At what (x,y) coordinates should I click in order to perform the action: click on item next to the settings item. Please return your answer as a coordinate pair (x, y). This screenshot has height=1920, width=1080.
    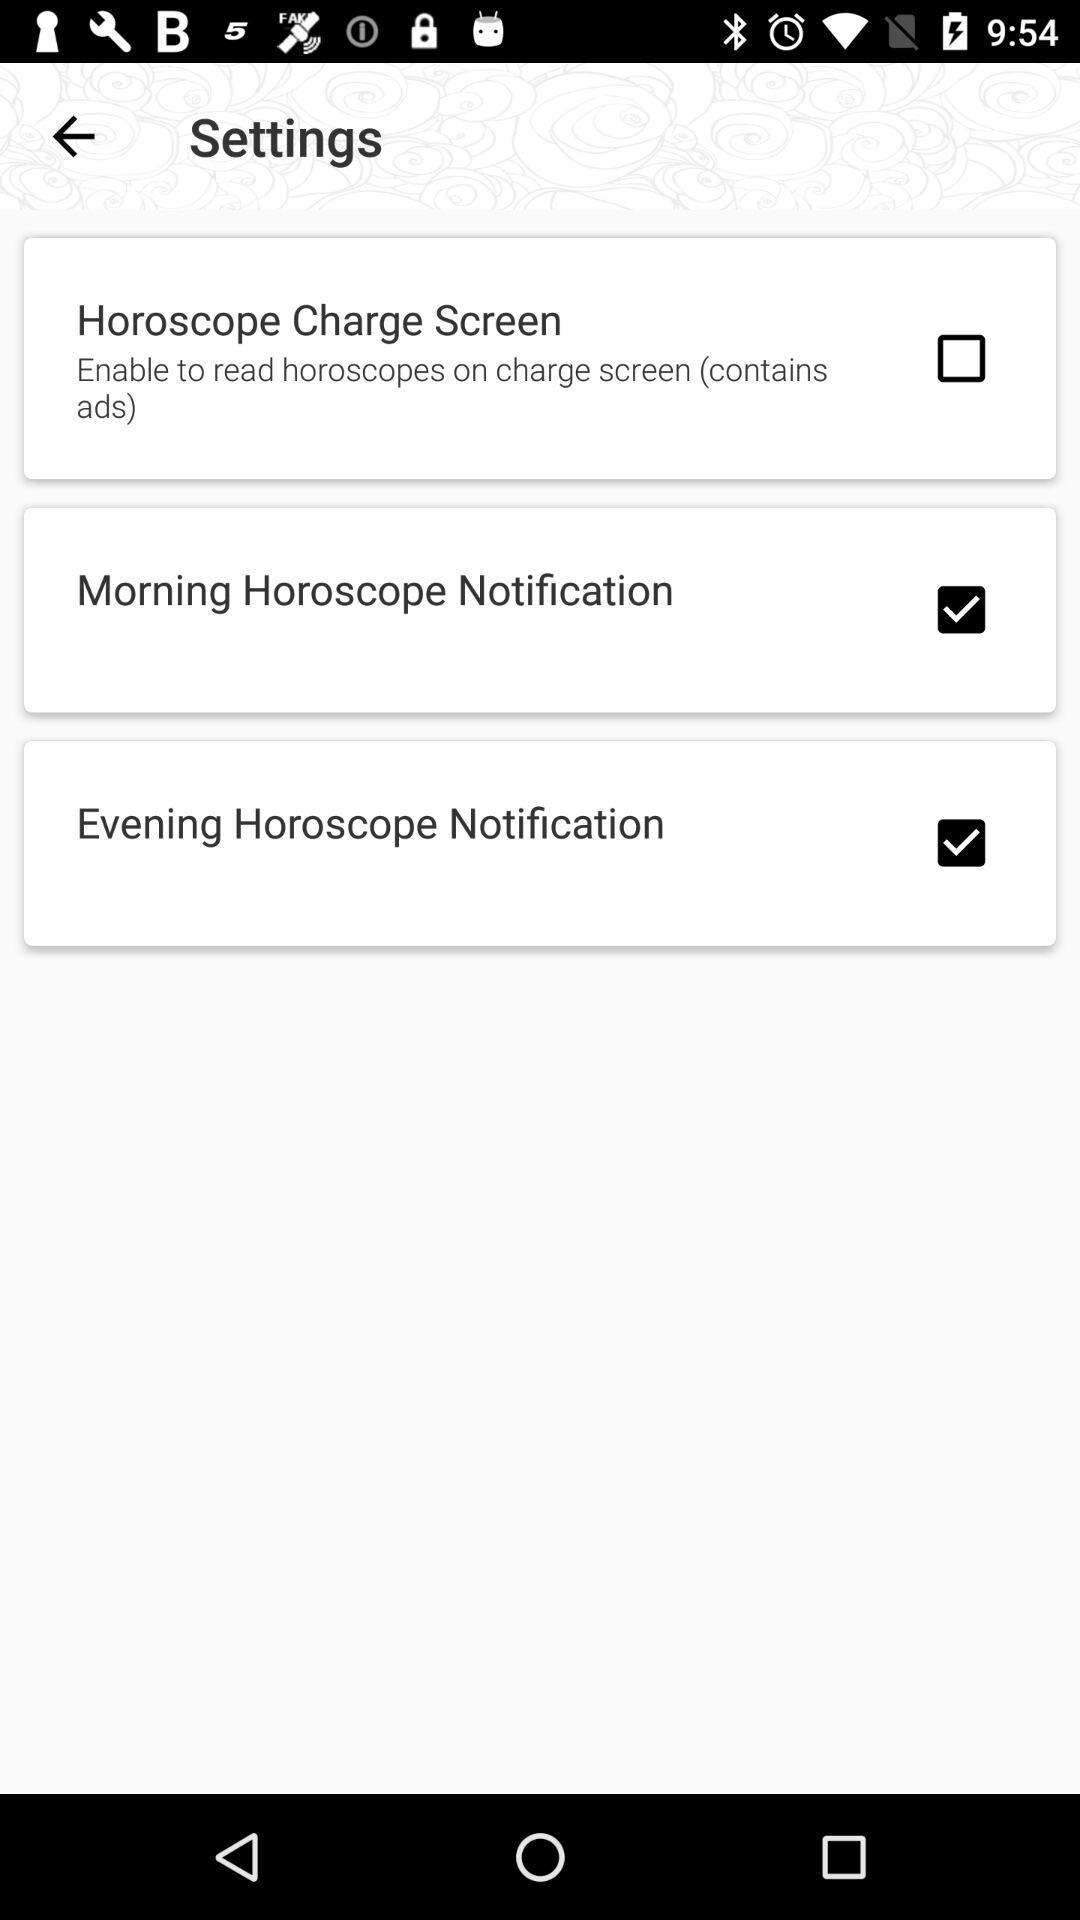
    Looking at the image, I should click on (72, 135).